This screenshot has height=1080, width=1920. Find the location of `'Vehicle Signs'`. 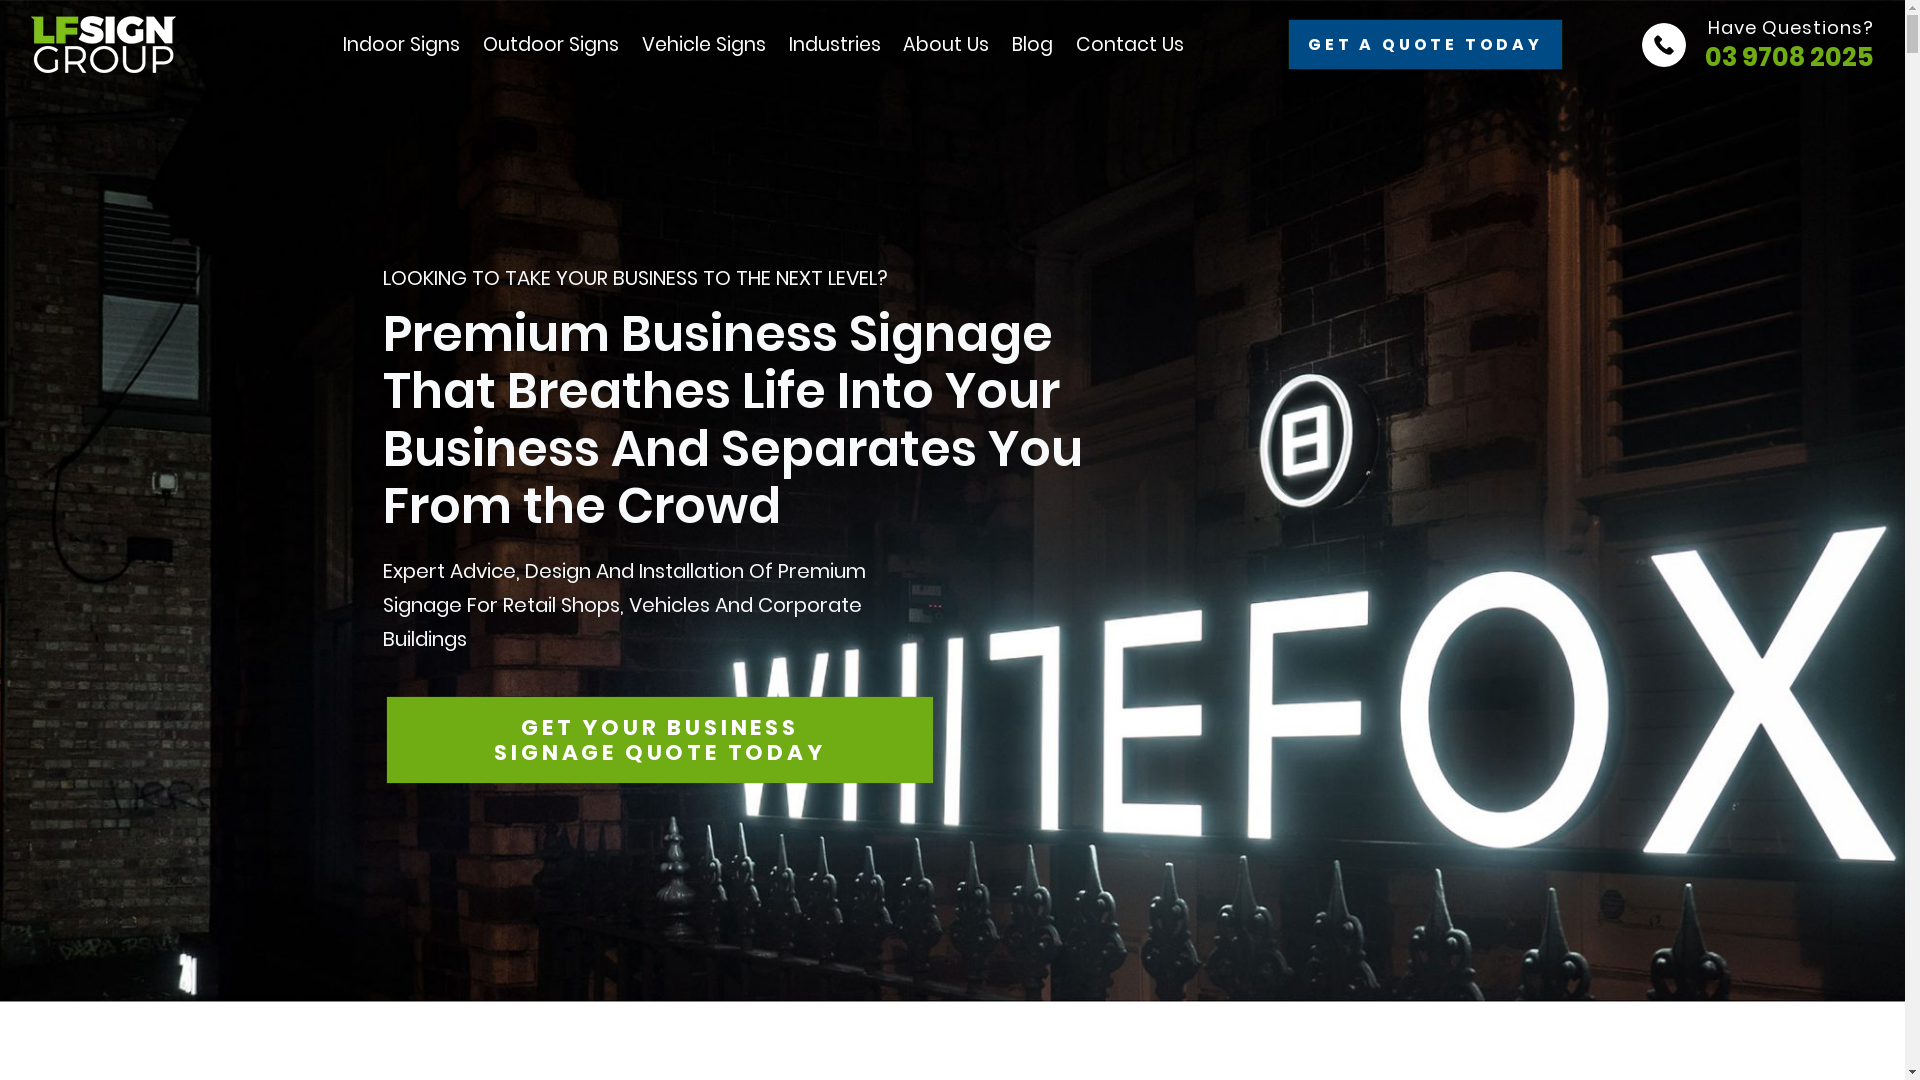

'Vehicle Signs' is located at coordinates (704, 45).